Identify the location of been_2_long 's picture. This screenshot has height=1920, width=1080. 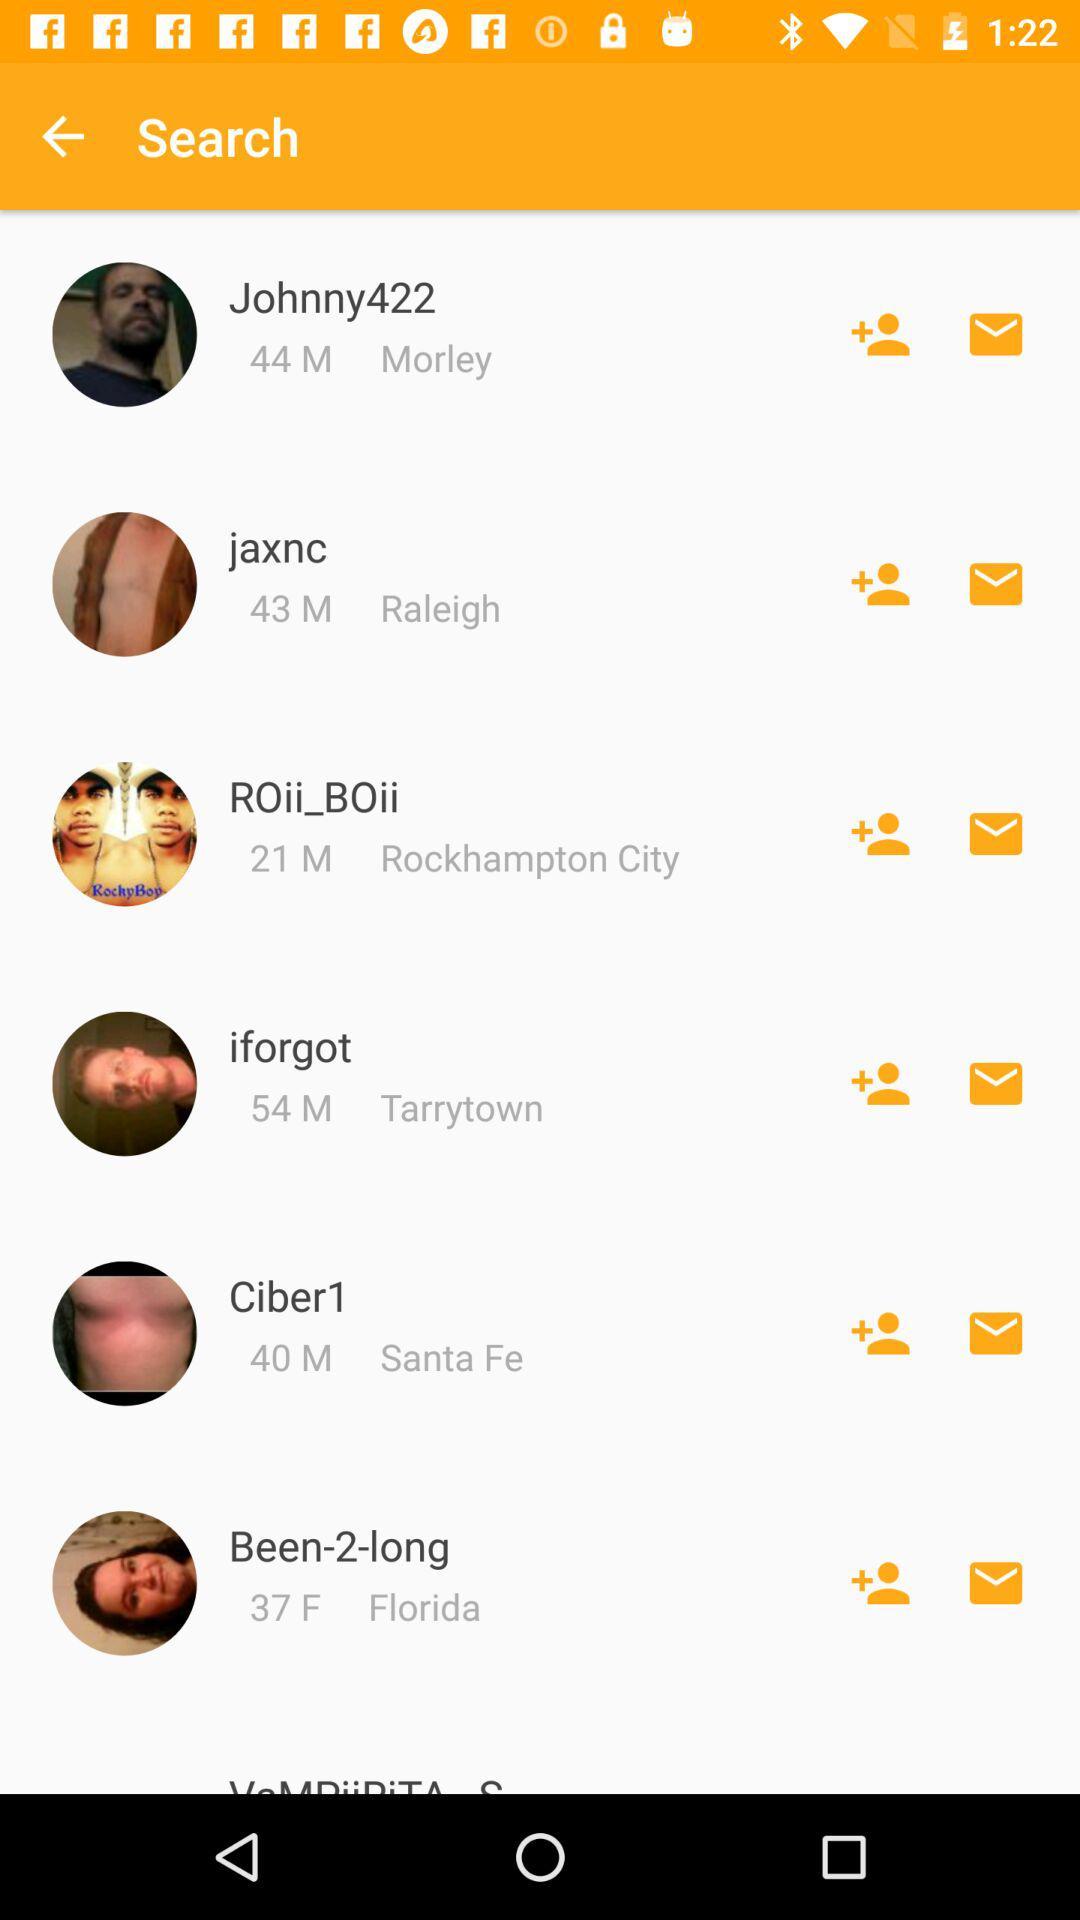
(124, 1582).